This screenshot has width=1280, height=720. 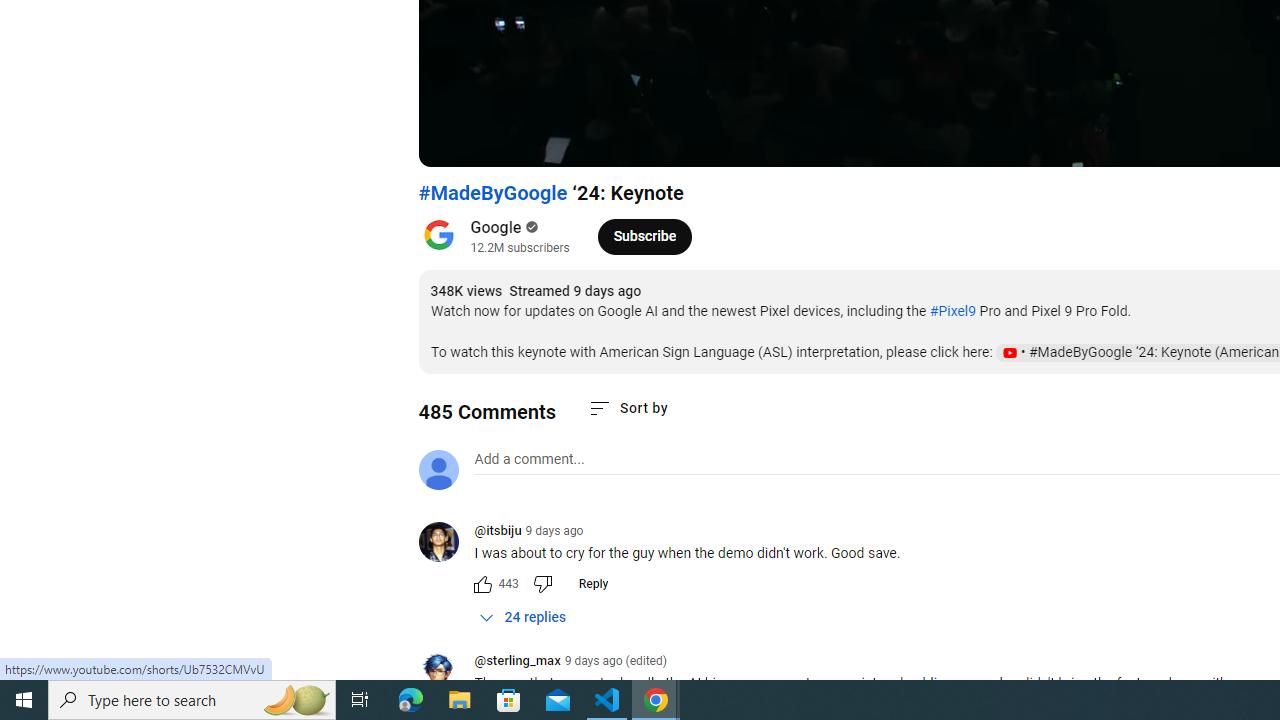 What do you see at coordinates (438, 470) in the screenshot?
I see `'Default profile photo'` at bounding box center [438, 470].